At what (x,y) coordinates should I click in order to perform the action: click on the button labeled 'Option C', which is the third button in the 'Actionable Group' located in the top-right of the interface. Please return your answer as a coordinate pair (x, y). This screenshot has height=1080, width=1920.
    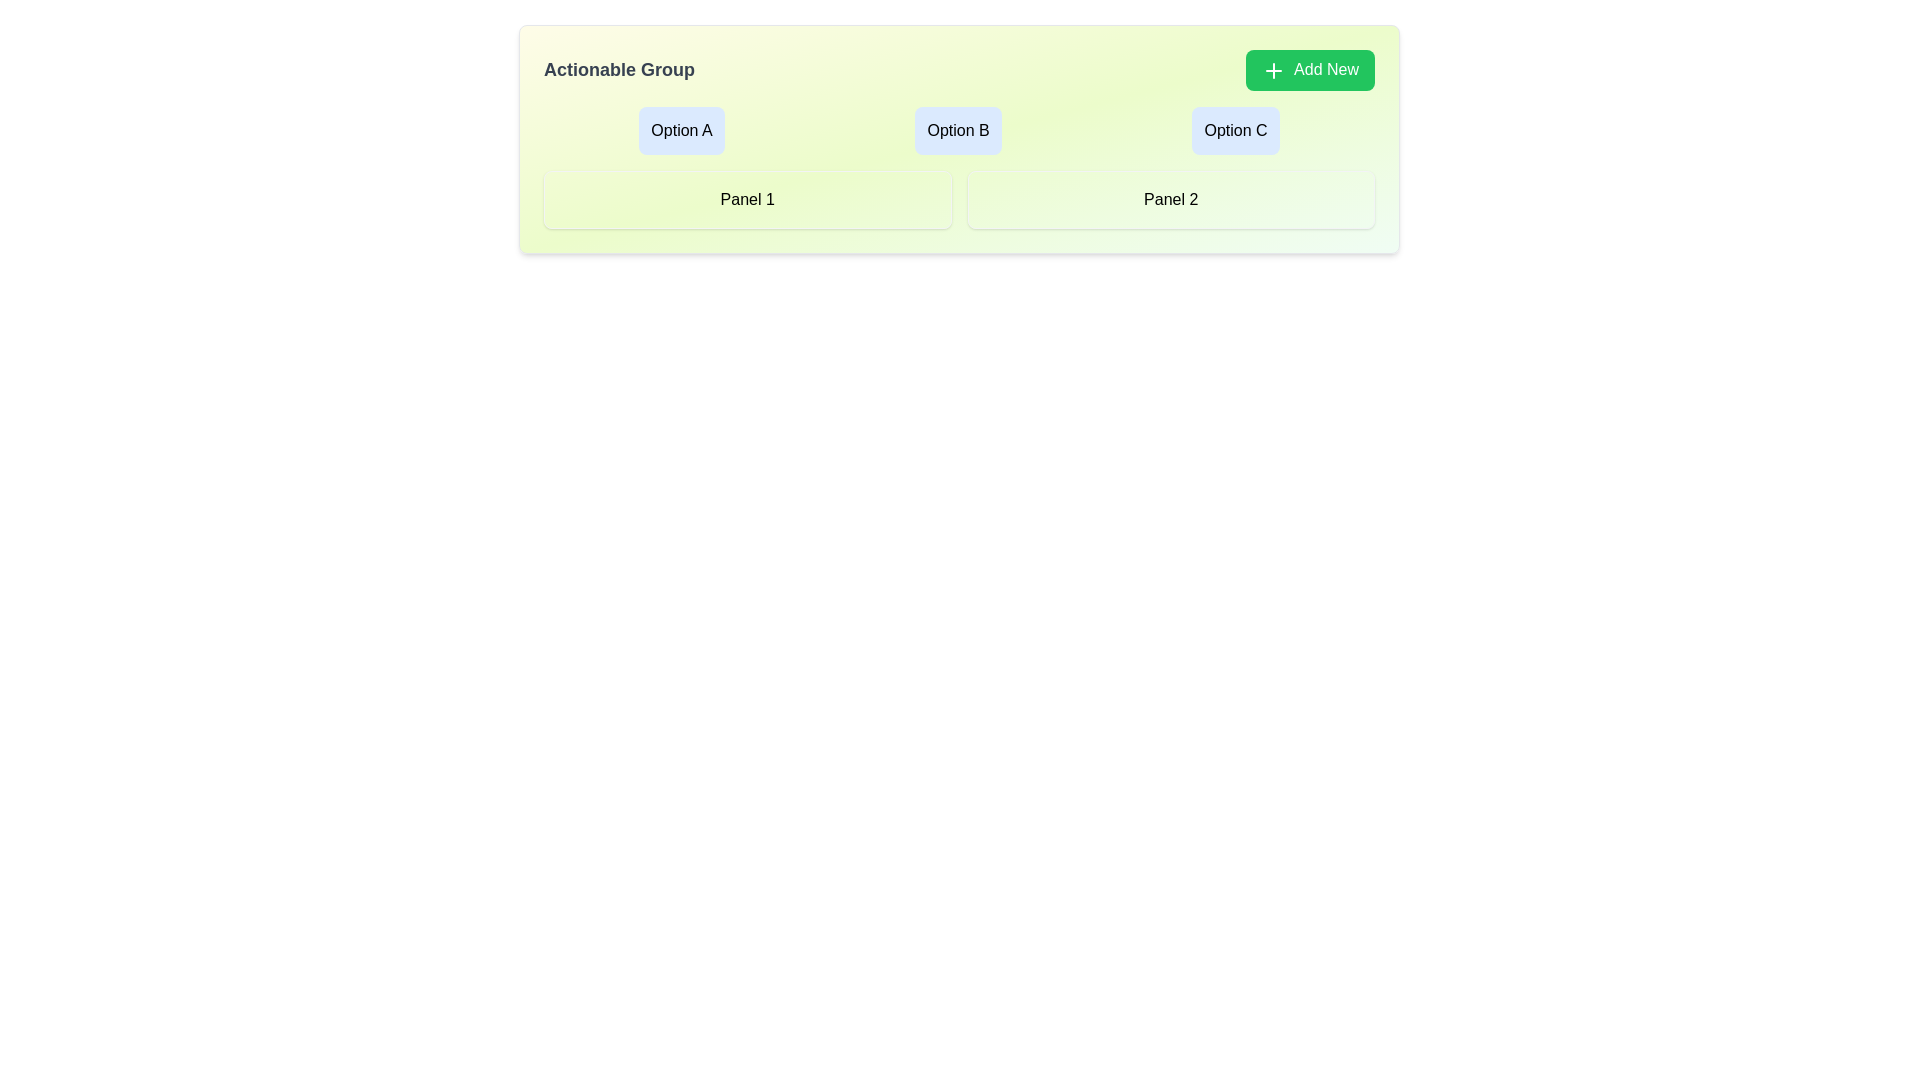
    Looking at the image, I should click on (1235, 130).